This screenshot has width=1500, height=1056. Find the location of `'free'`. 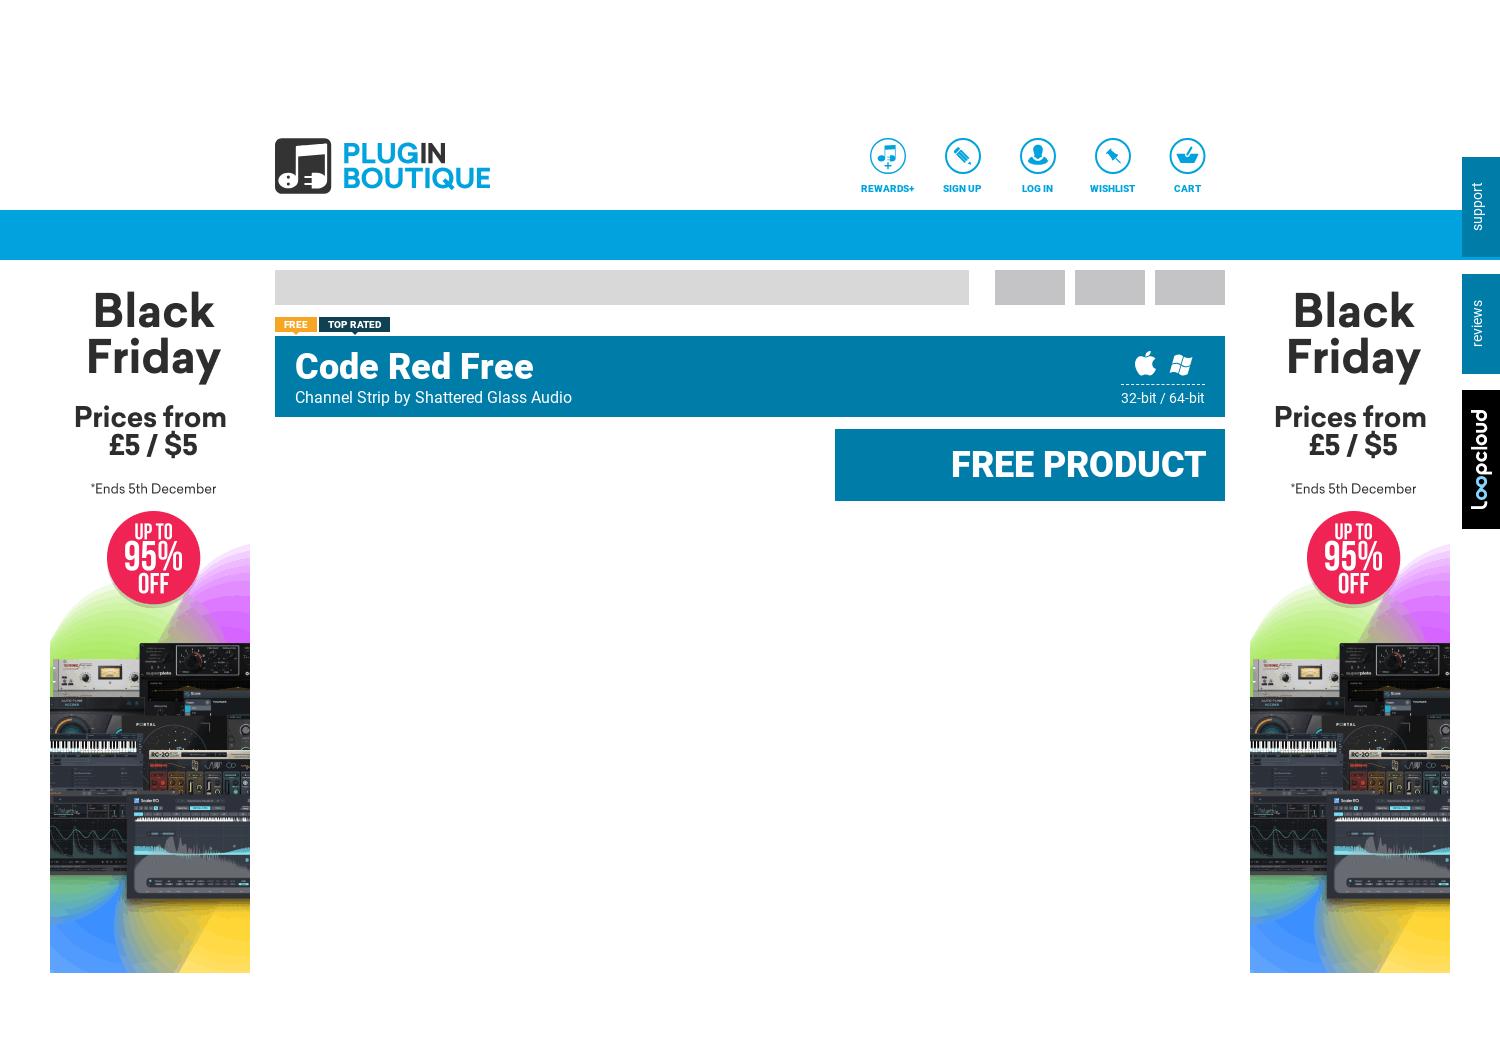

'free' is located at coordinates (295, 323).